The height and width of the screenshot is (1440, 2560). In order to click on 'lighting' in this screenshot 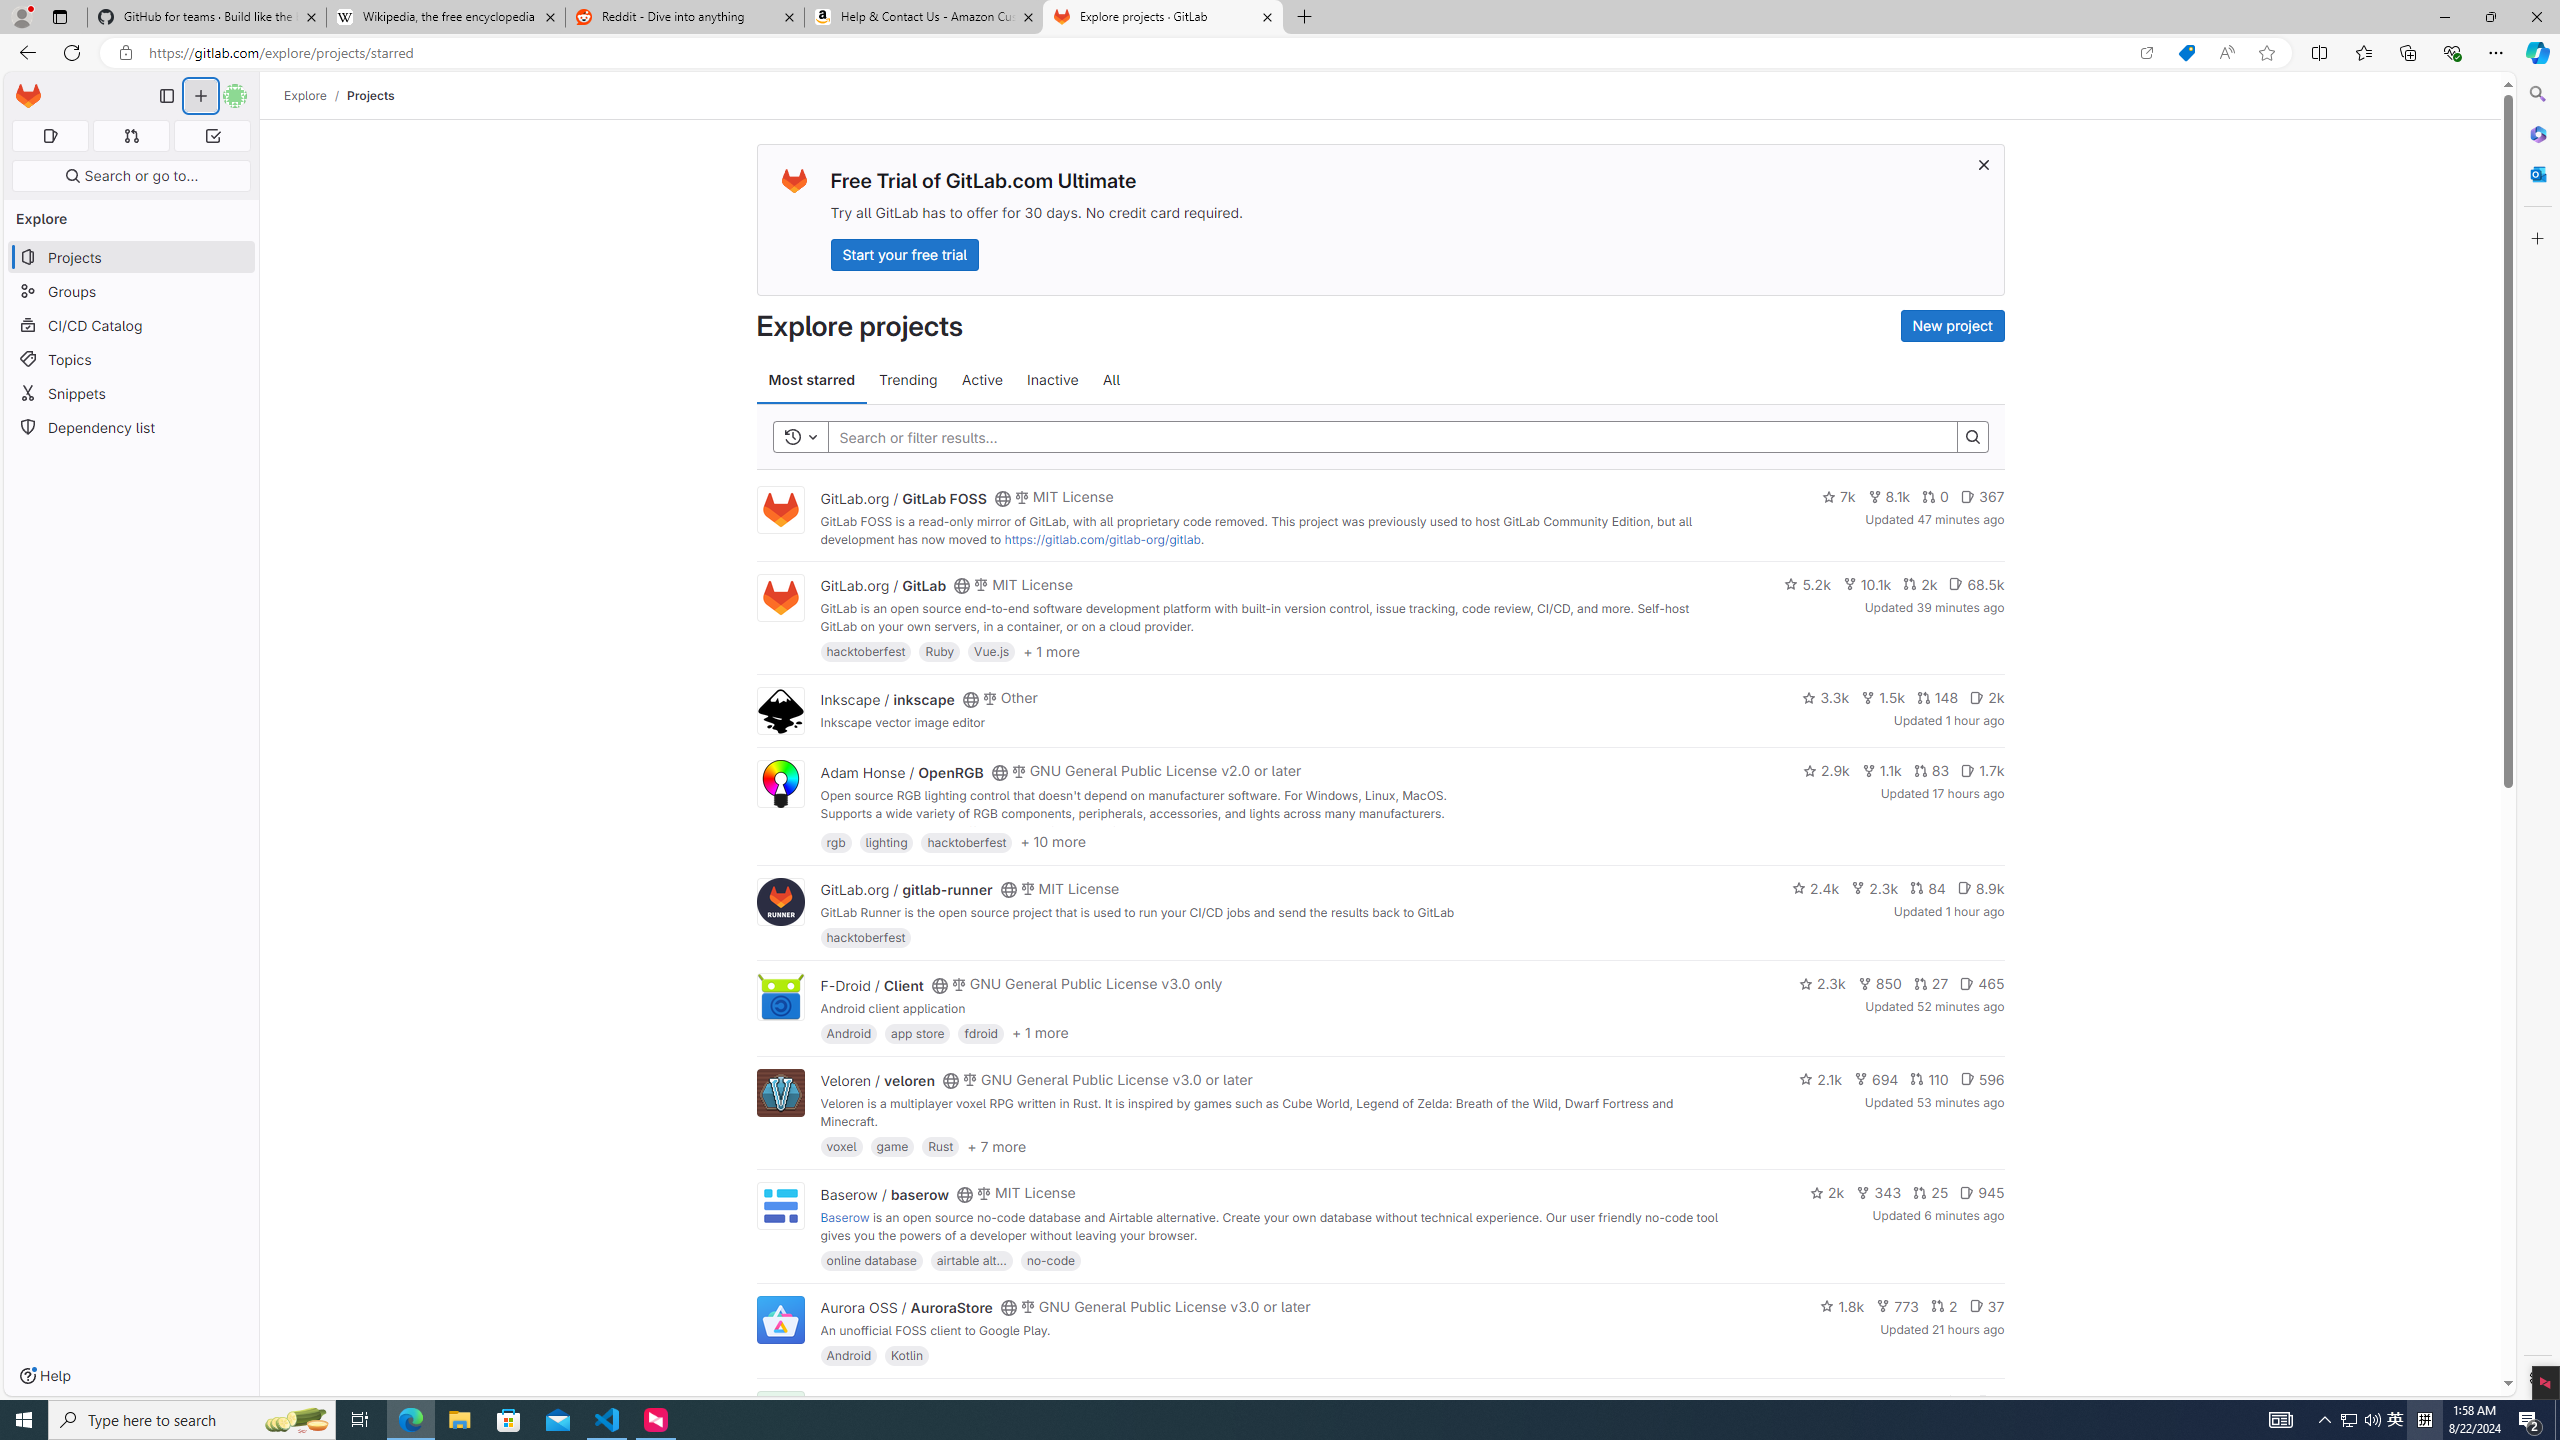, I will do `click(886, 840)`.